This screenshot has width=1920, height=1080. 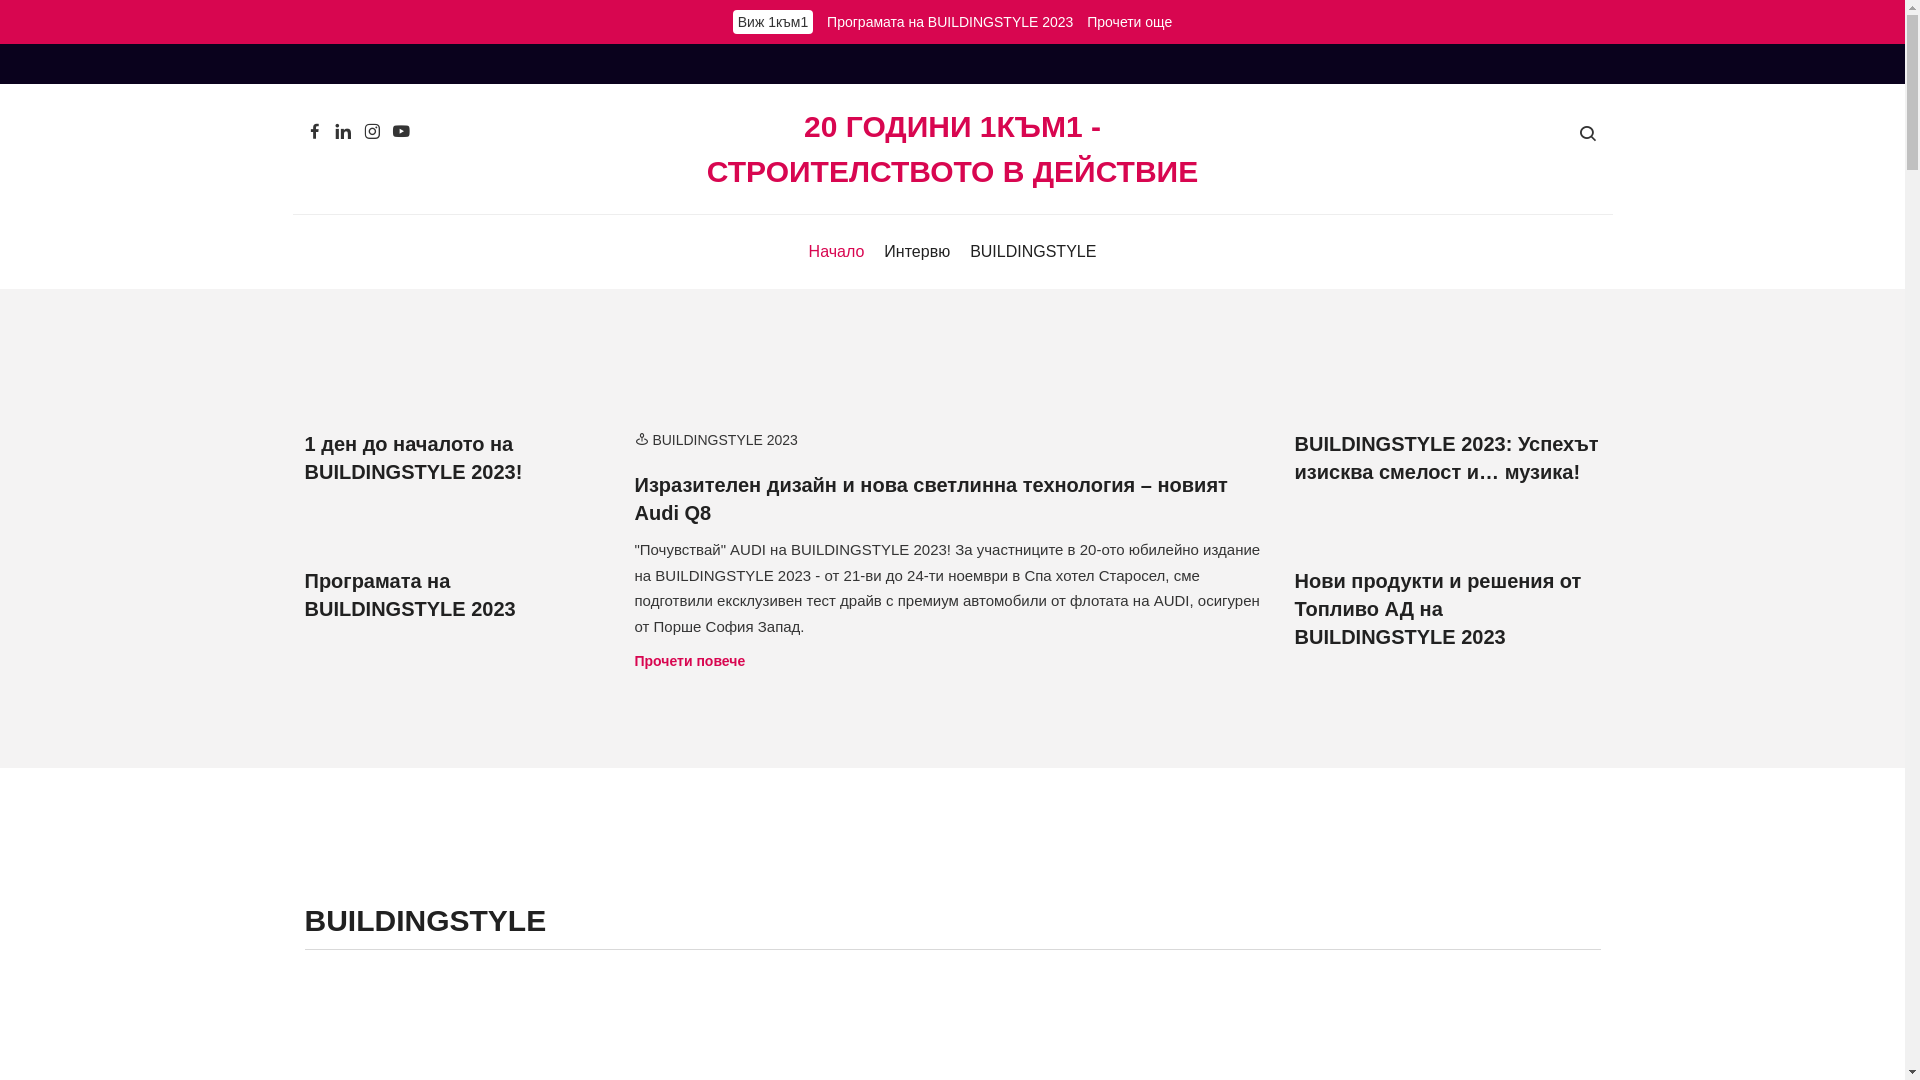 What do you see at coordinates (1032, 250) in the screenshot?
I see `'BUILDINGSTYLE'` at bounding box center [1032, 250].